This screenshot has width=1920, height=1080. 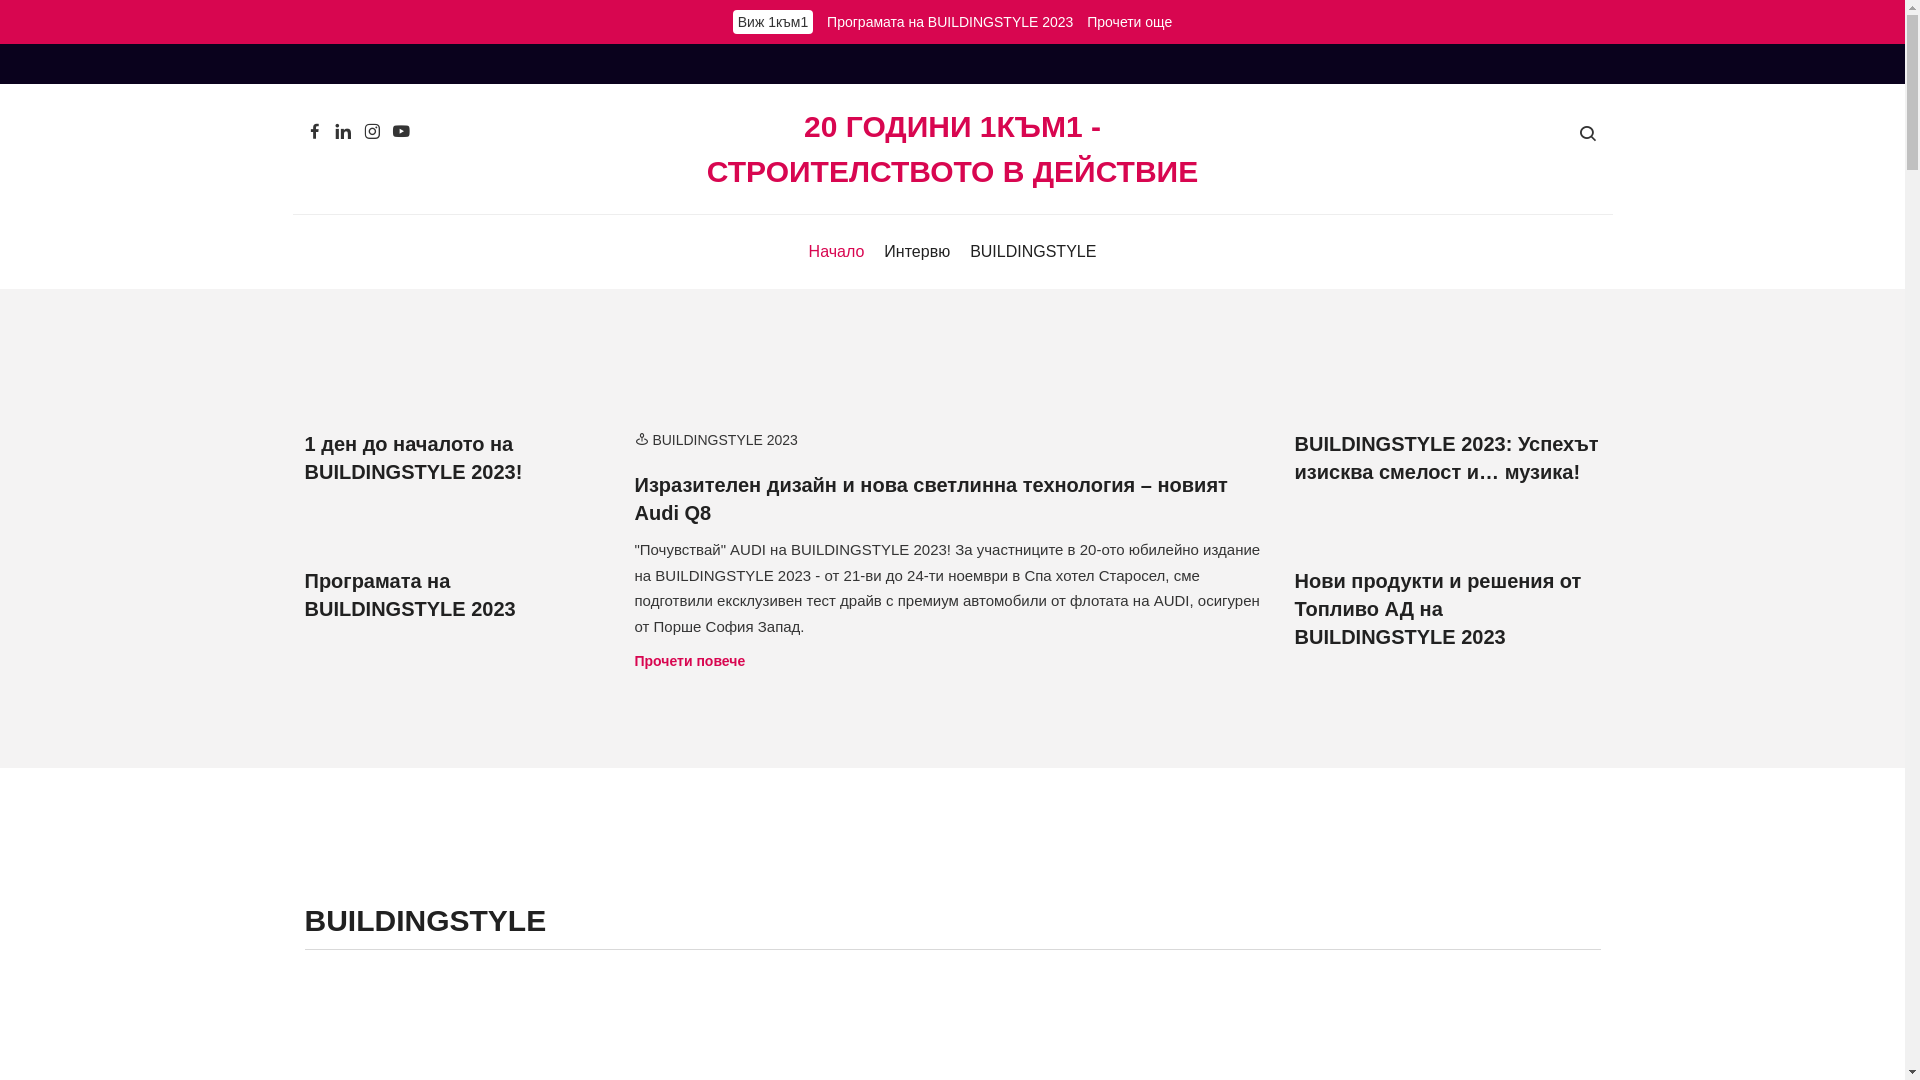 What do you see at coordinates (1032, 250) in the screenshot?
I see `'BUILDINGSTYLE'` at bounding box center [1032, 250].